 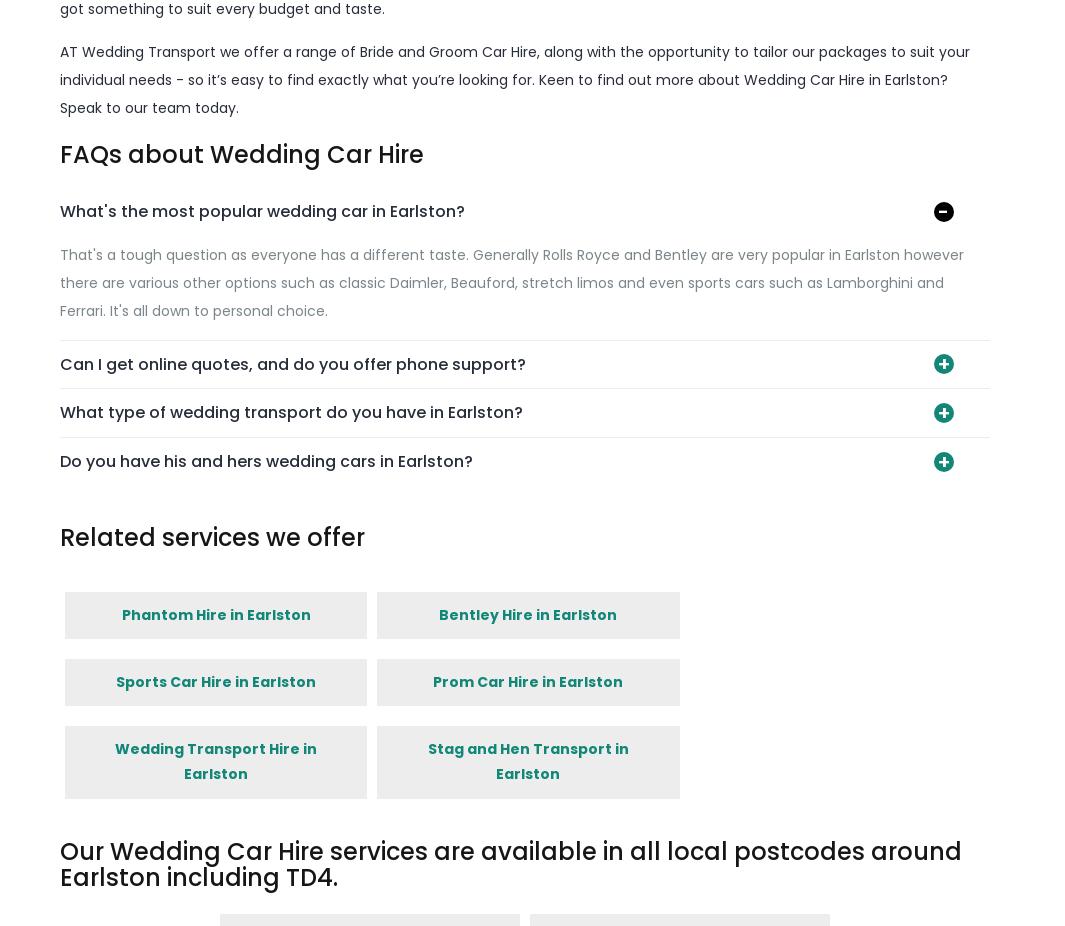 I want to click on 'Wedding Transport Hire in Earlston', so click(x=214, y=761).